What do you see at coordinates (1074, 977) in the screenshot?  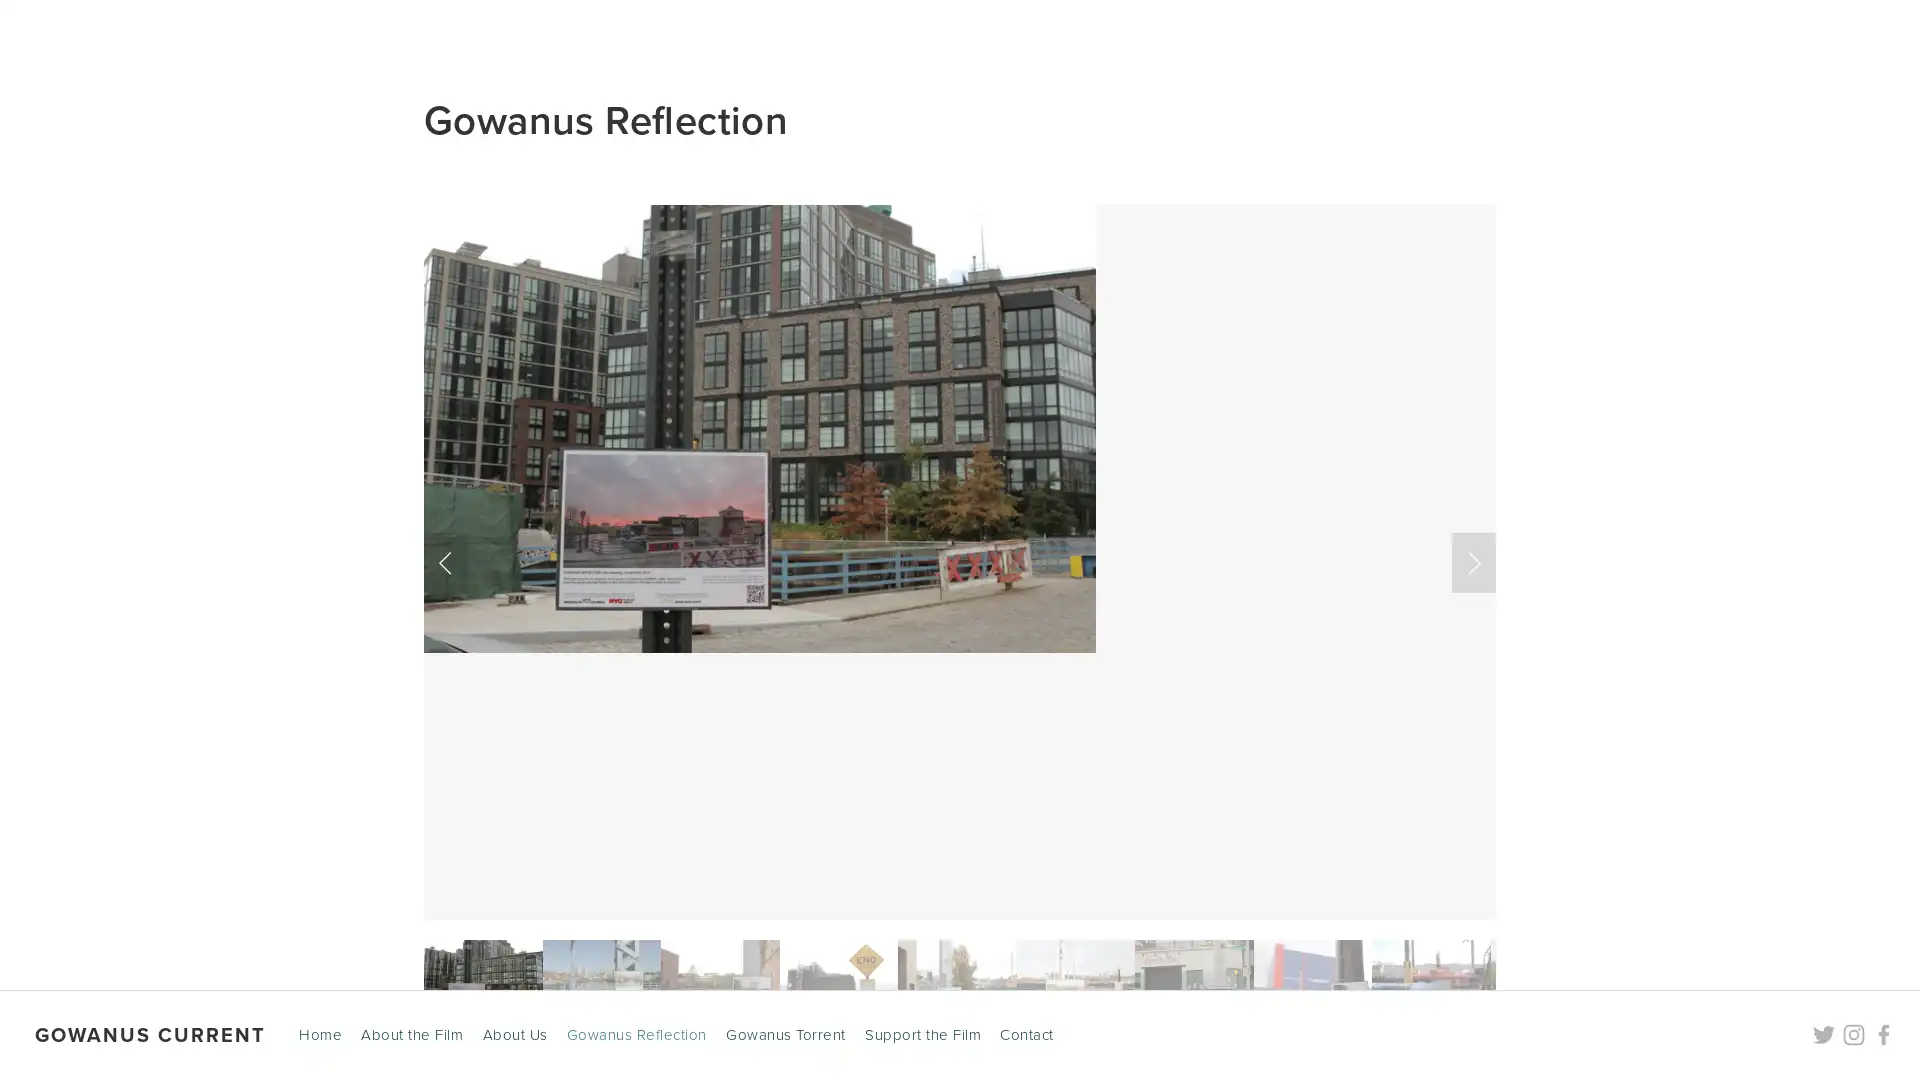 I see `Slide 6` at bounding box center [1074, 977].